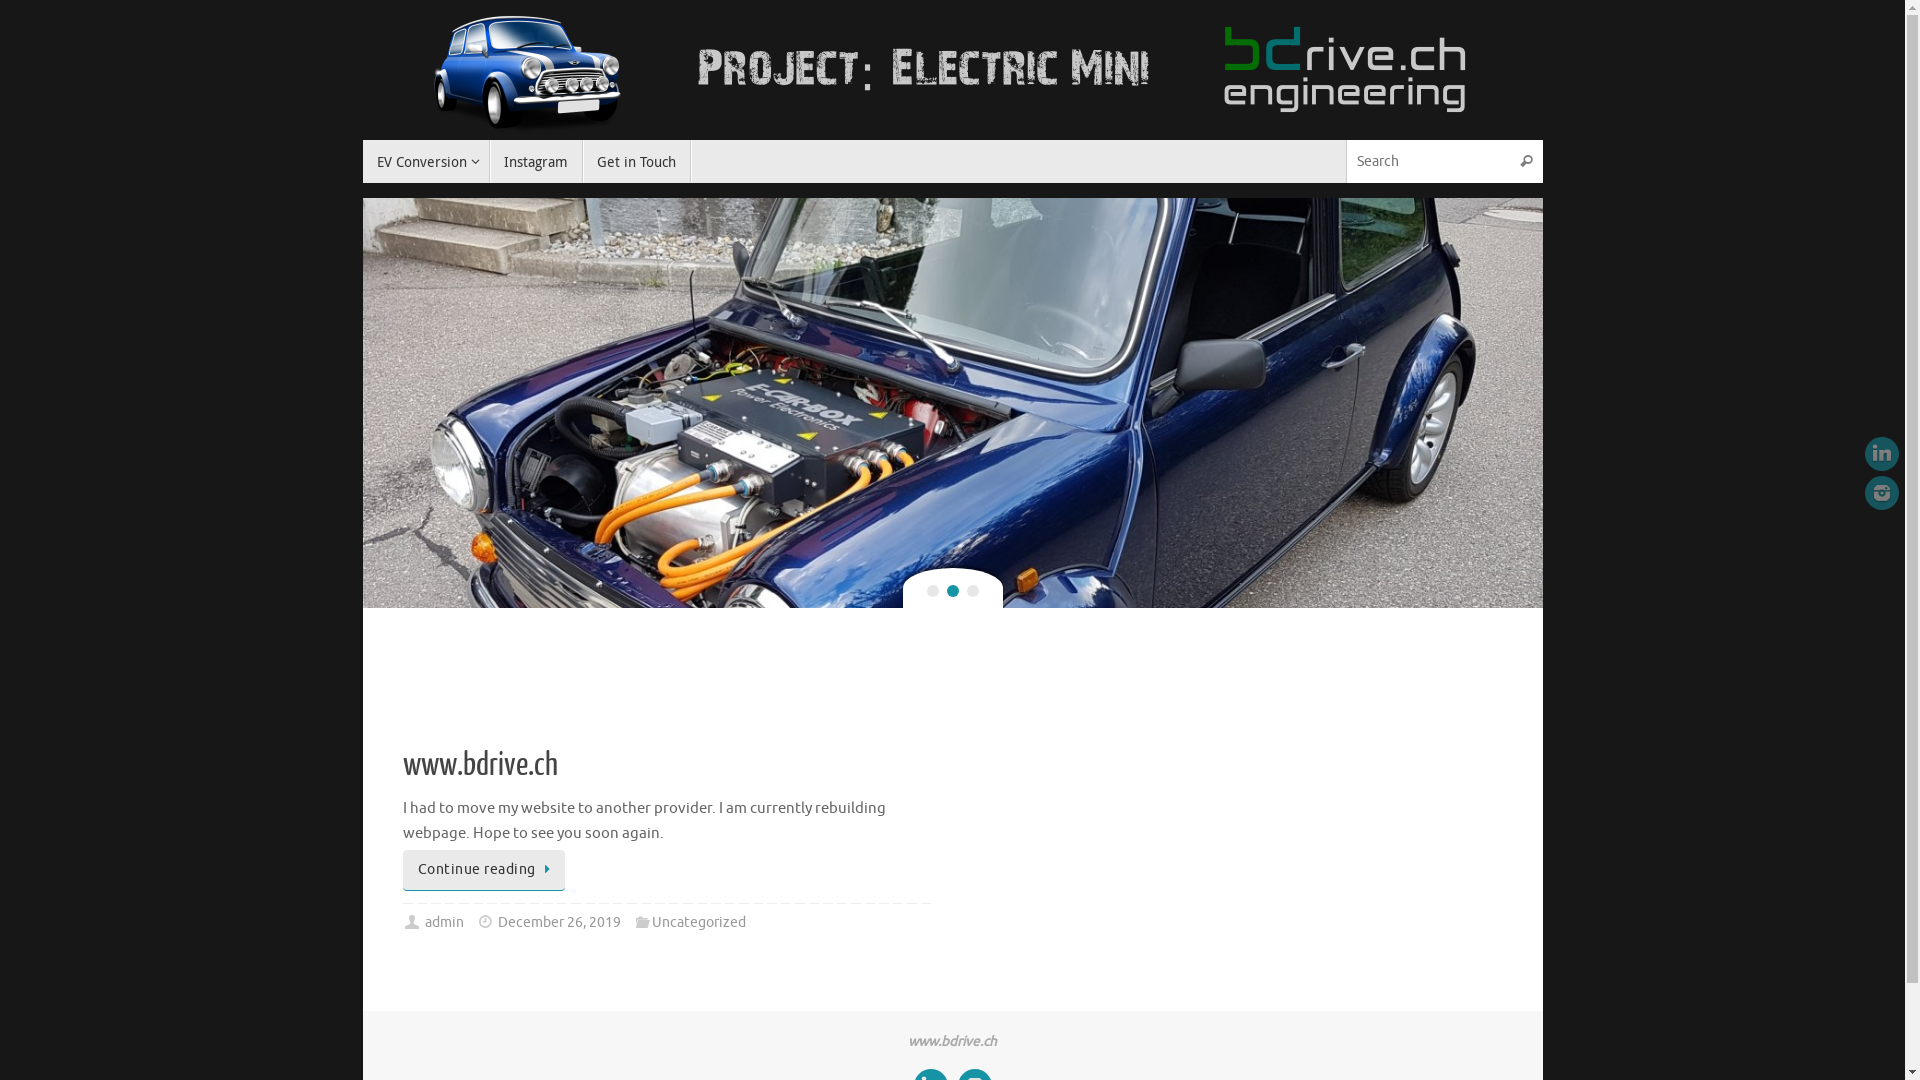 The image size is (1920, 1080). Describe the element at coordinates (1525, 160) in the screenshot. I see `'Search'` at that location.